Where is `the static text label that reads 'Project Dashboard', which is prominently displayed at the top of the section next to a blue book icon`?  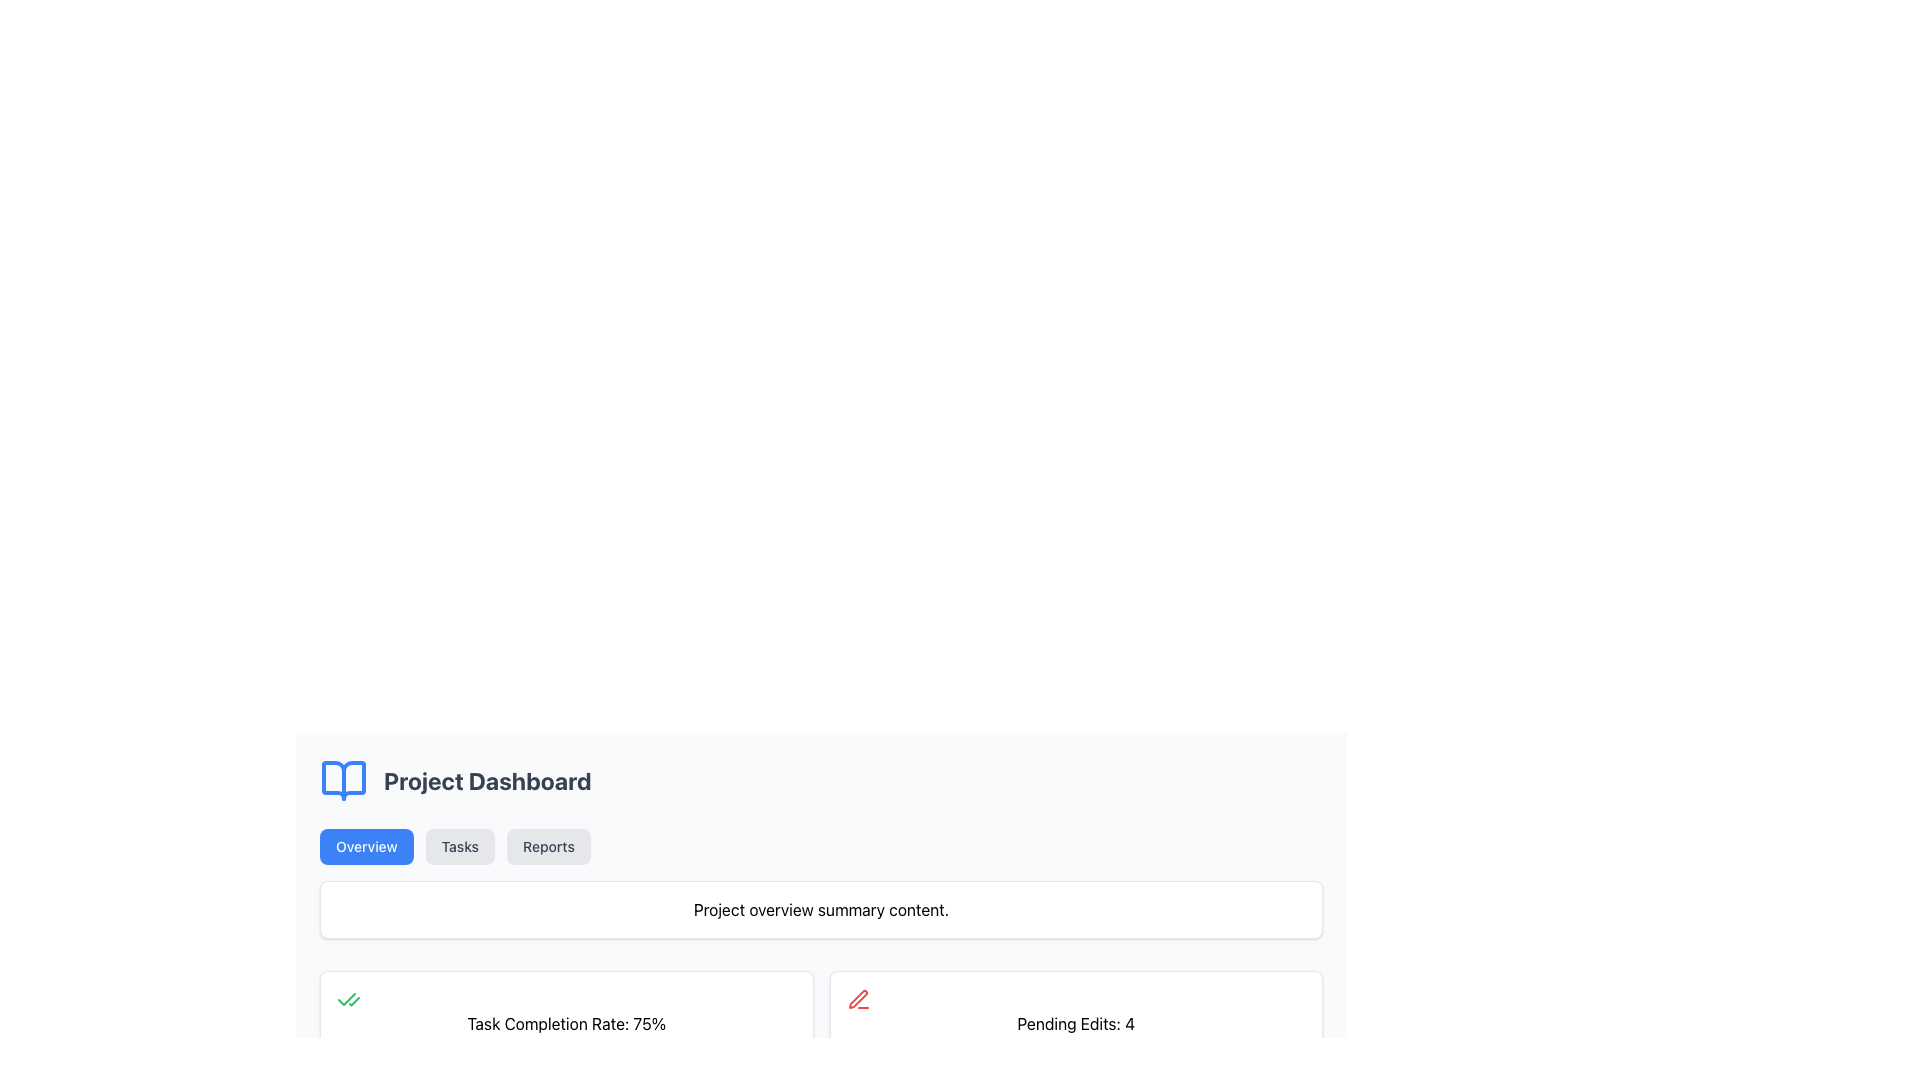
the static text label that reads 'Project Dashboard', which is prominently displayed at the top of the section next to a blue book icon is located at coordinates (487, 779).